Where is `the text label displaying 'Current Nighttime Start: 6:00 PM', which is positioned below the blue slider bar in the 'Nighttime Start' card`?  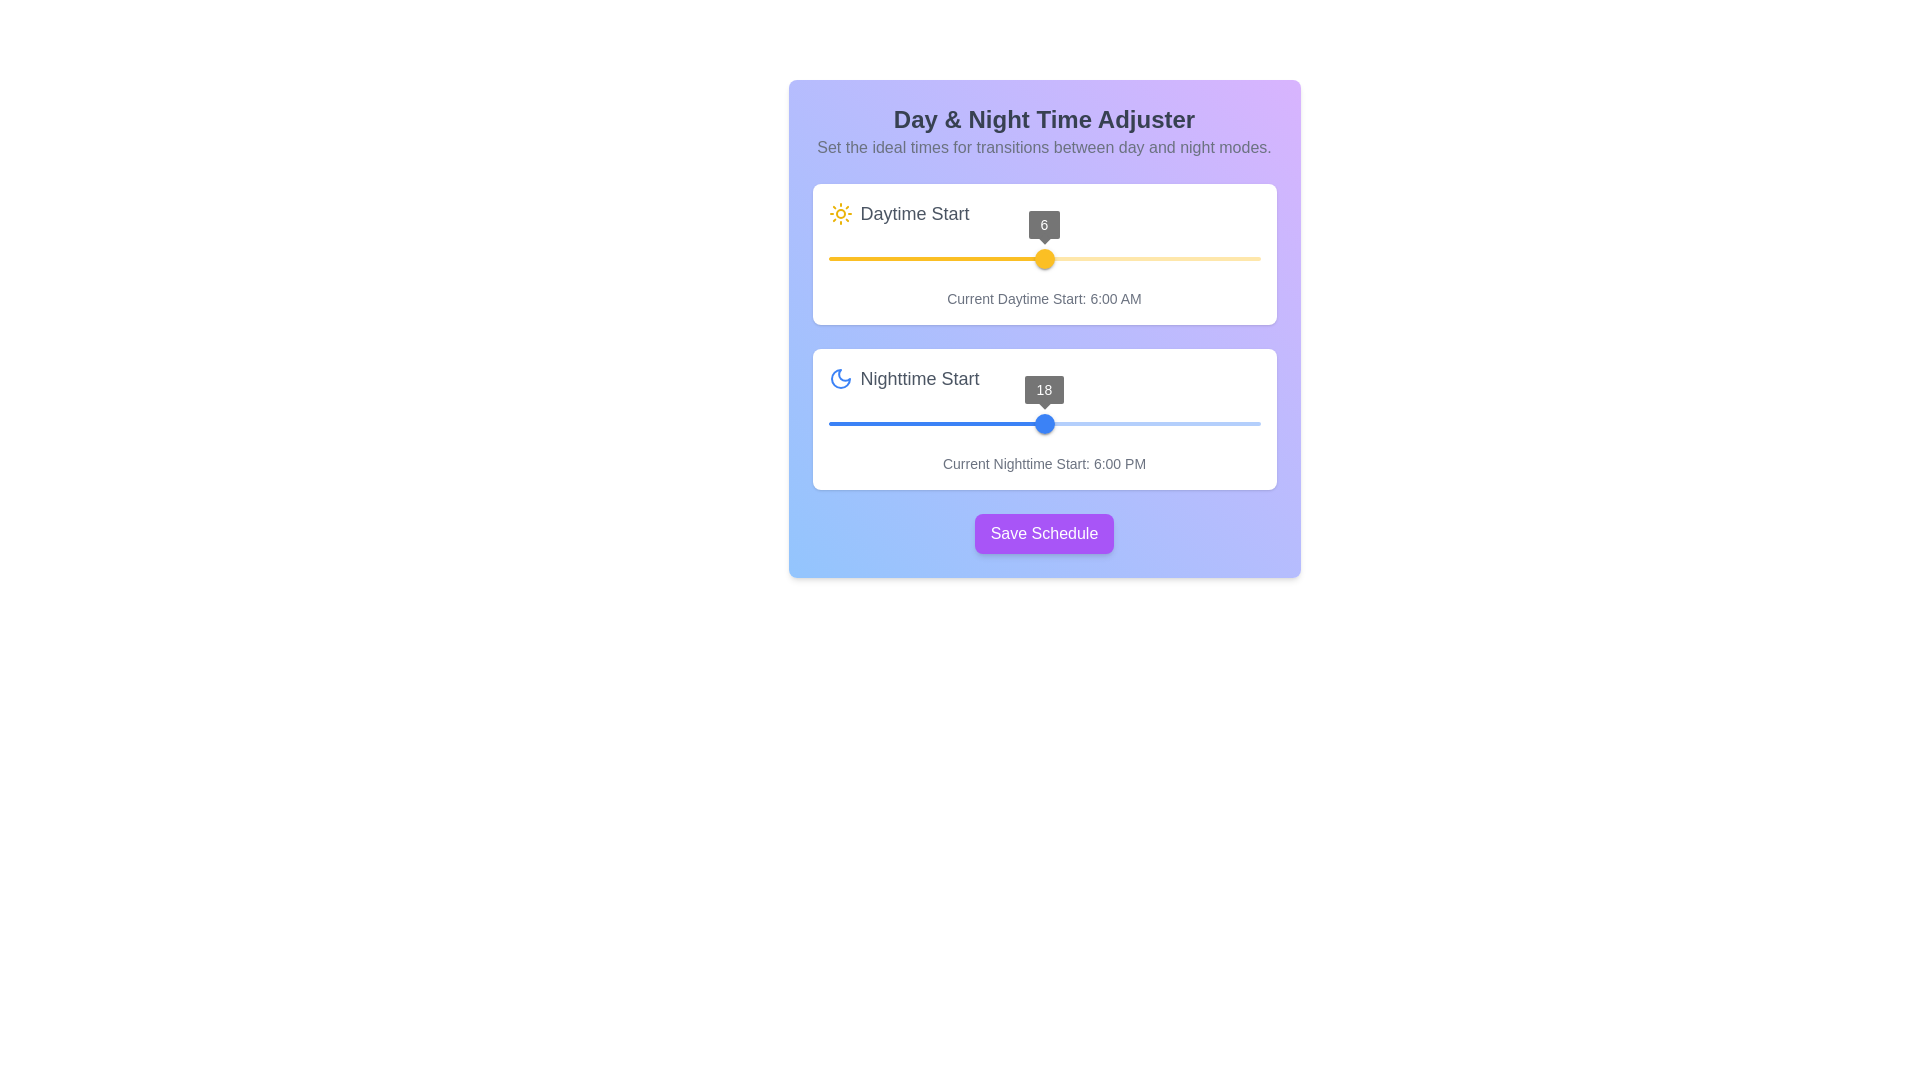 the text label displaying 'Current Nighttime Start: 6:00 PM', which is positioned below the blue slider bar in the 'Nighttime Start' card is located at coordinates (1043, 463).